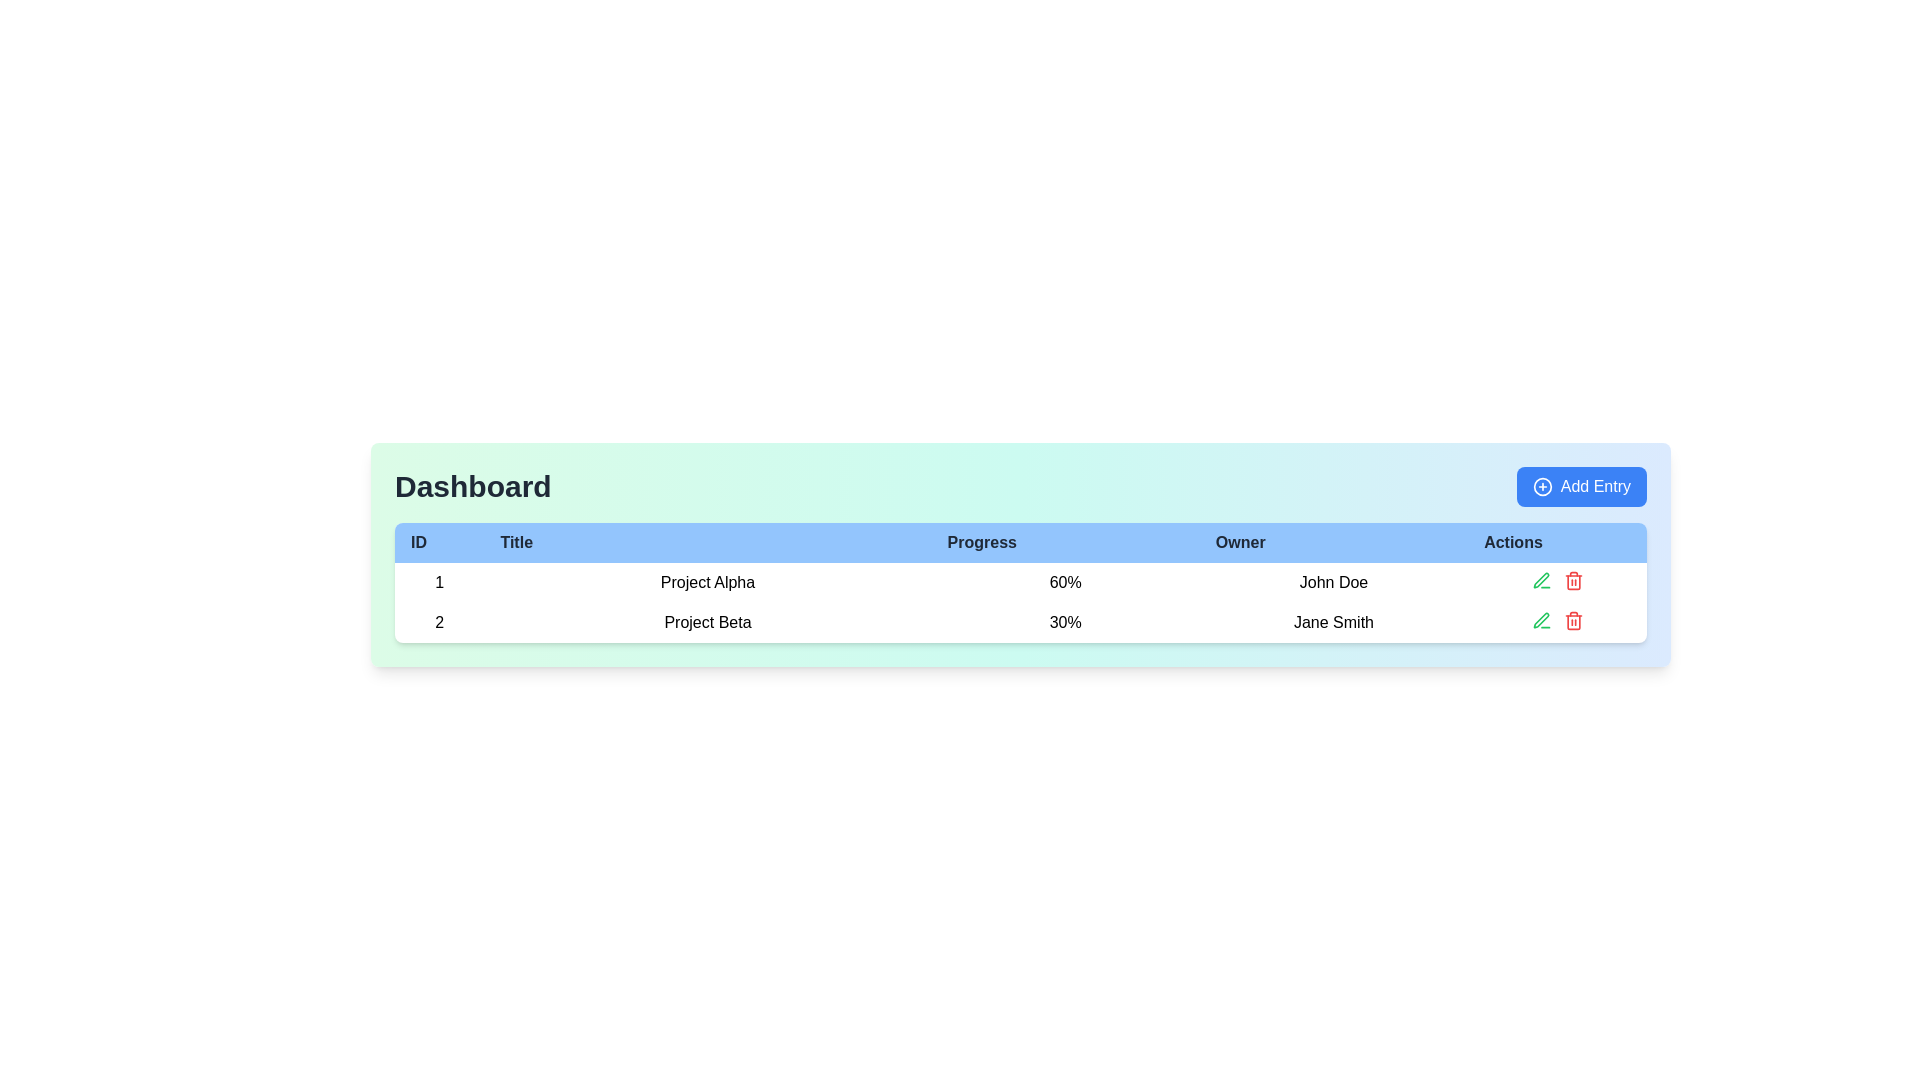 The height and width of the screenshot is (1080, 1920). I want to click on the trash icon located in the second row of the 'Actions' table to trigger a tooltip or visual change, so click(1572, 621).